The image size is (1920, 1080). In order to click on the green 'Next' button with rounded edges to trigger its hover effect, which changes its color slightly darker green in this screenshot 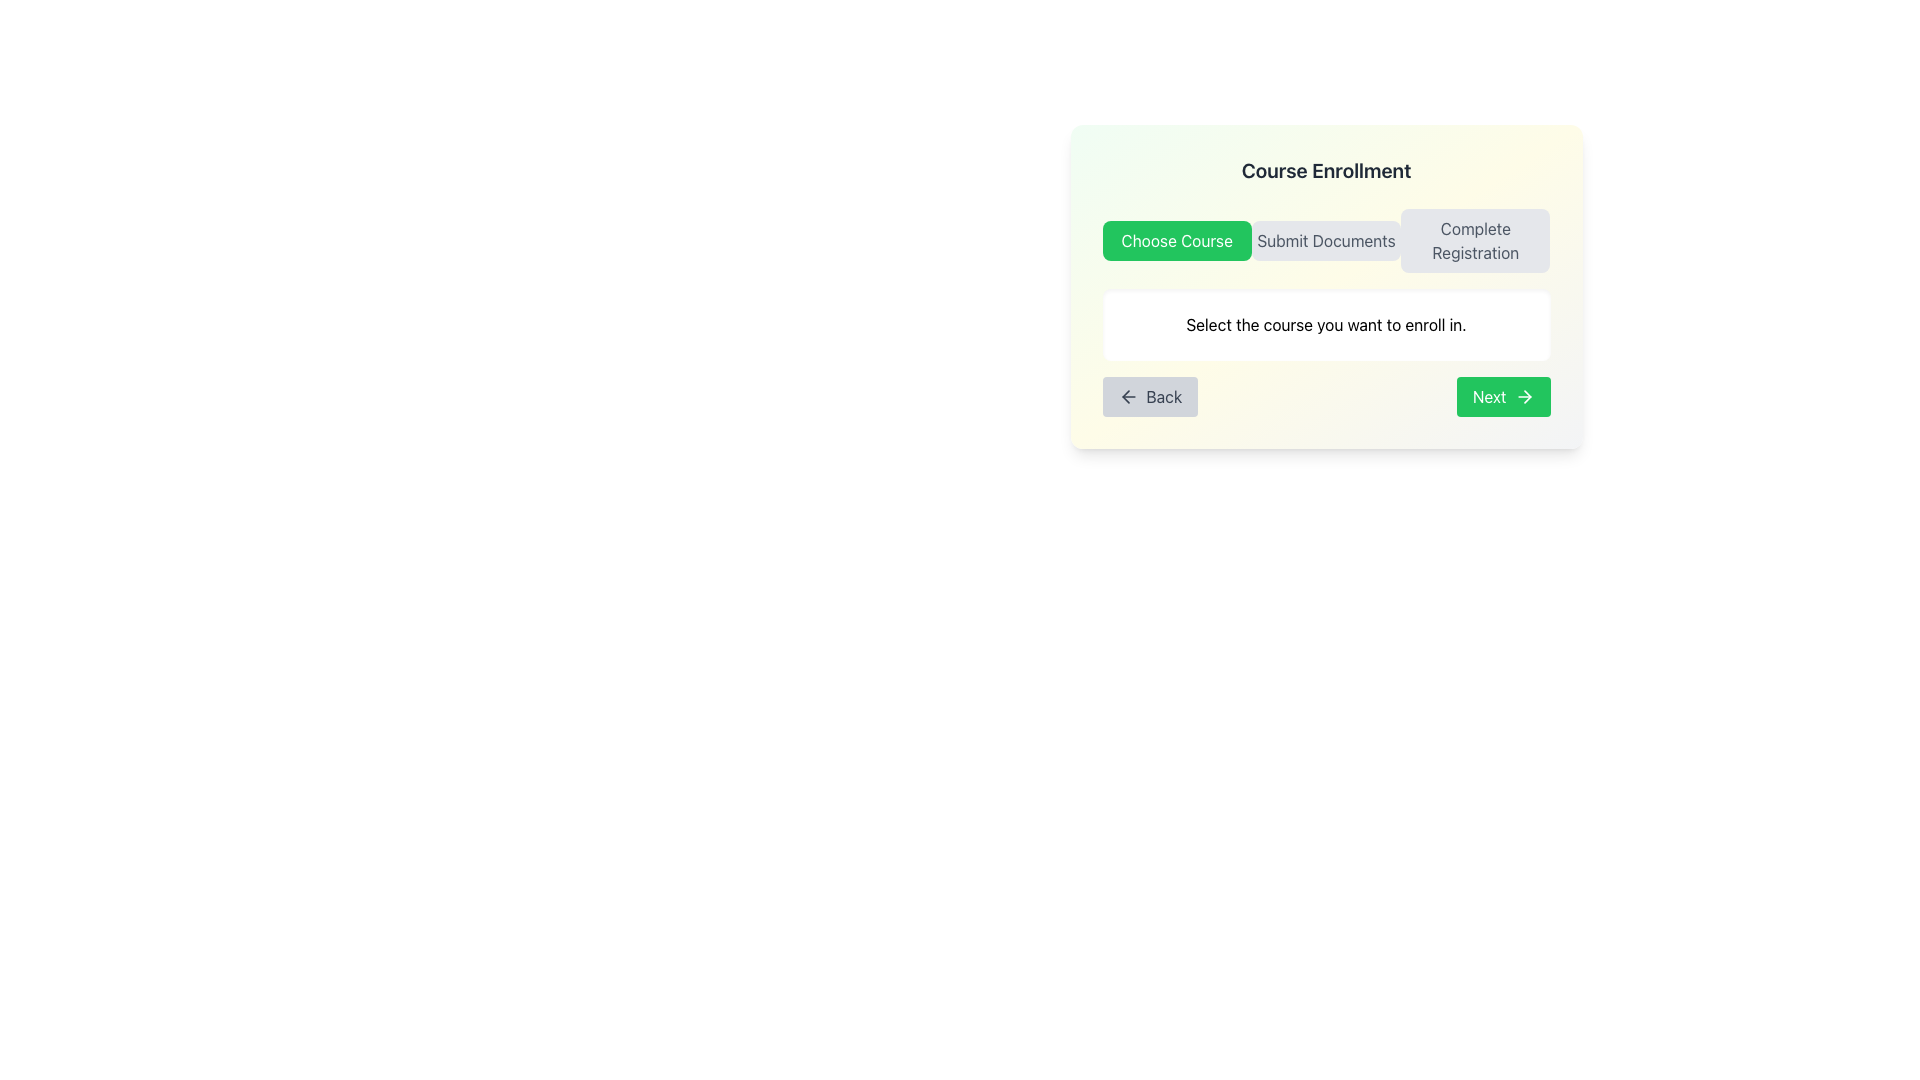, I will do `click(1503, 397)`.